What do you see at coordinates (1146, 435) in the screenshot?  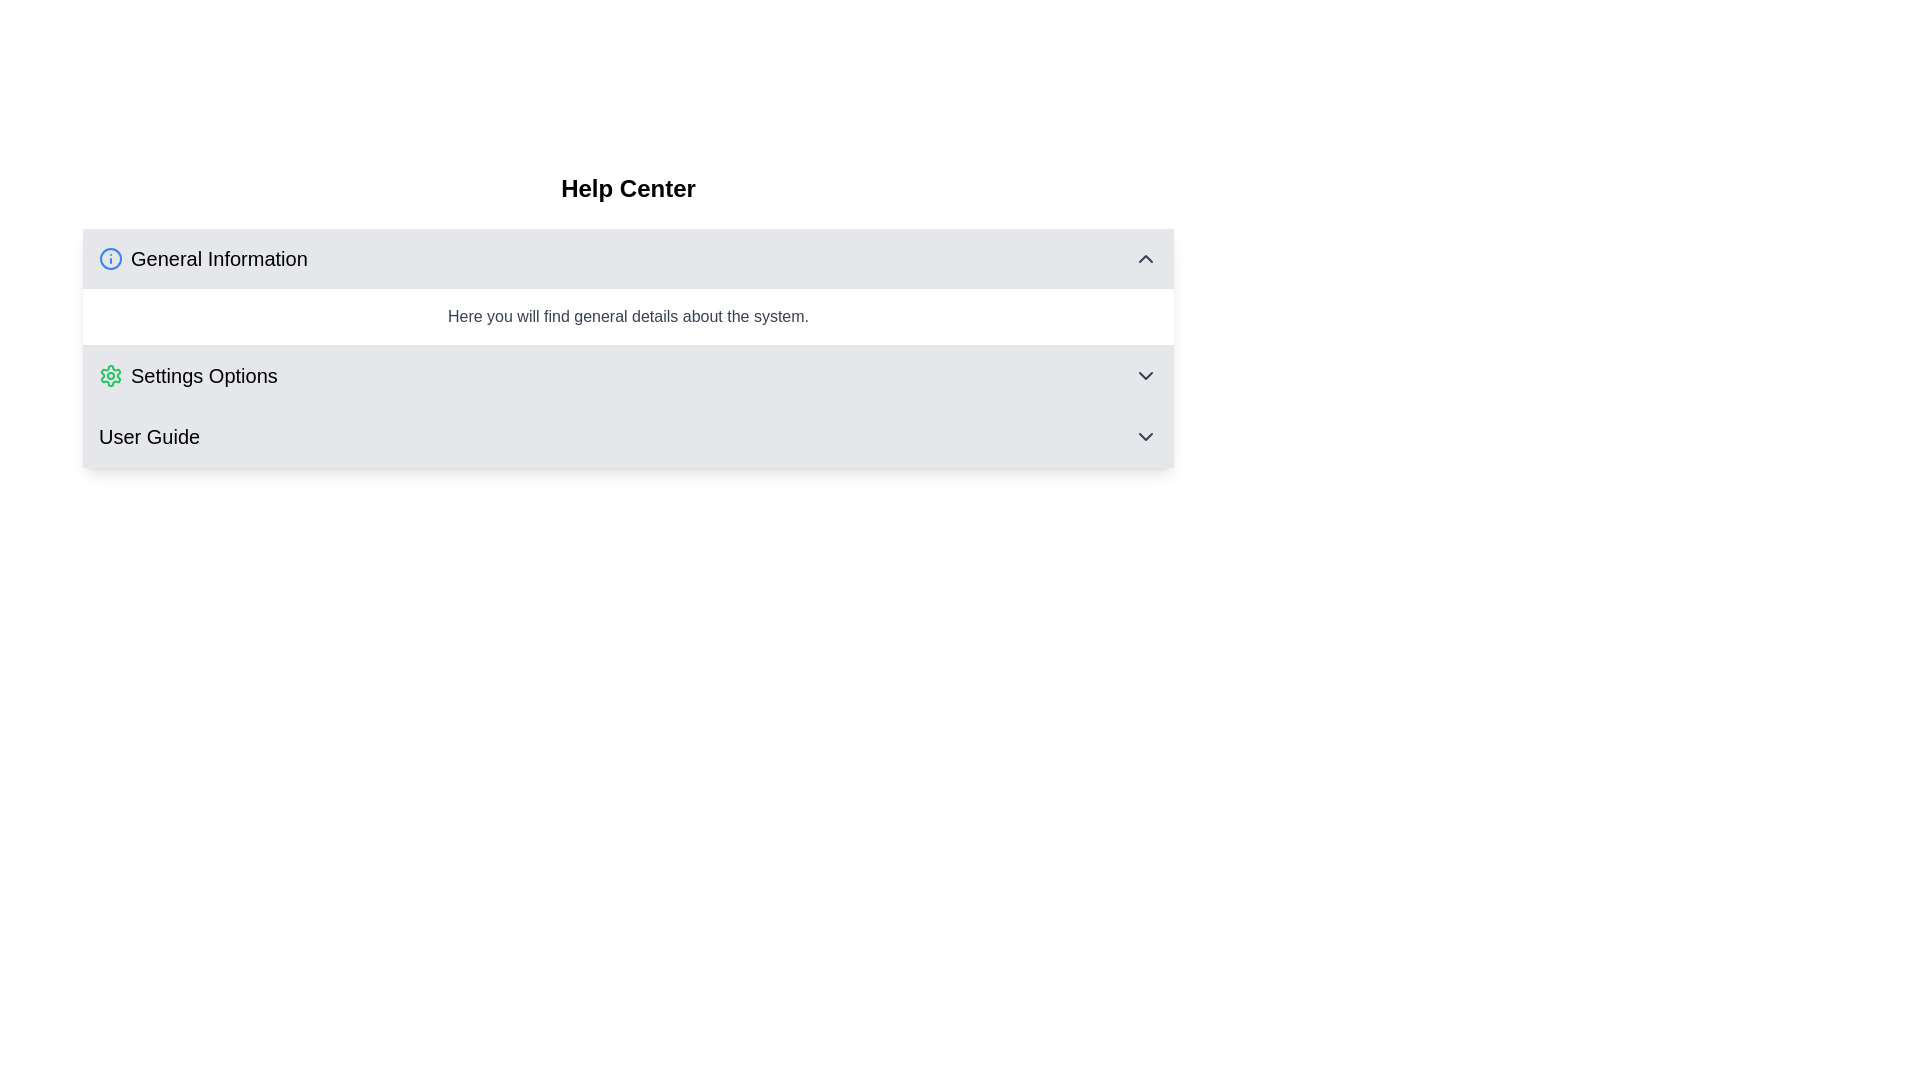 I see `the chevron-down icon located on the far right side of the 'User Guide' section` at bounding box center [1146, 435].